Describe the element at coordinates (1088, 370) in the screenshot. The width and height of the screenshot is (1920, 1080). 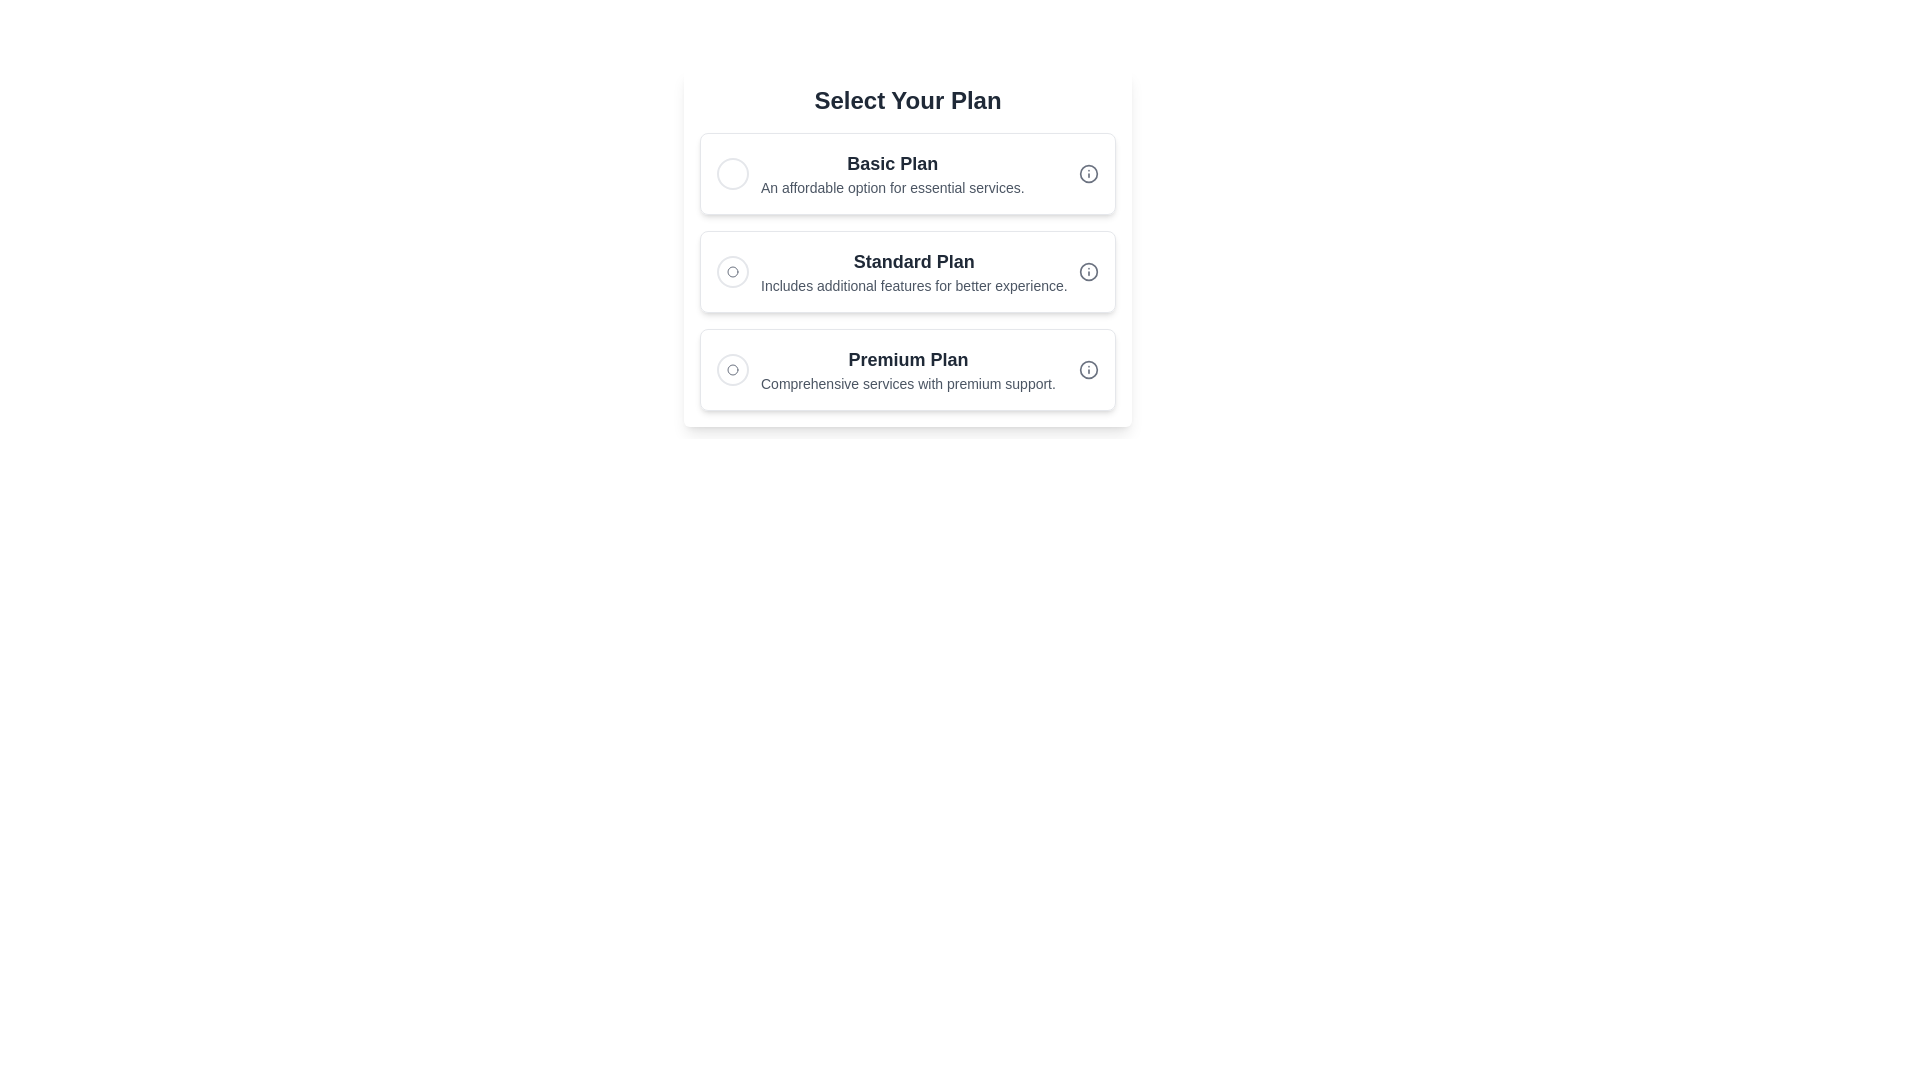
I see `the circular SVG graphic element representing information in the 'Premium Plan' section, located to the far right of the text content` at that location.